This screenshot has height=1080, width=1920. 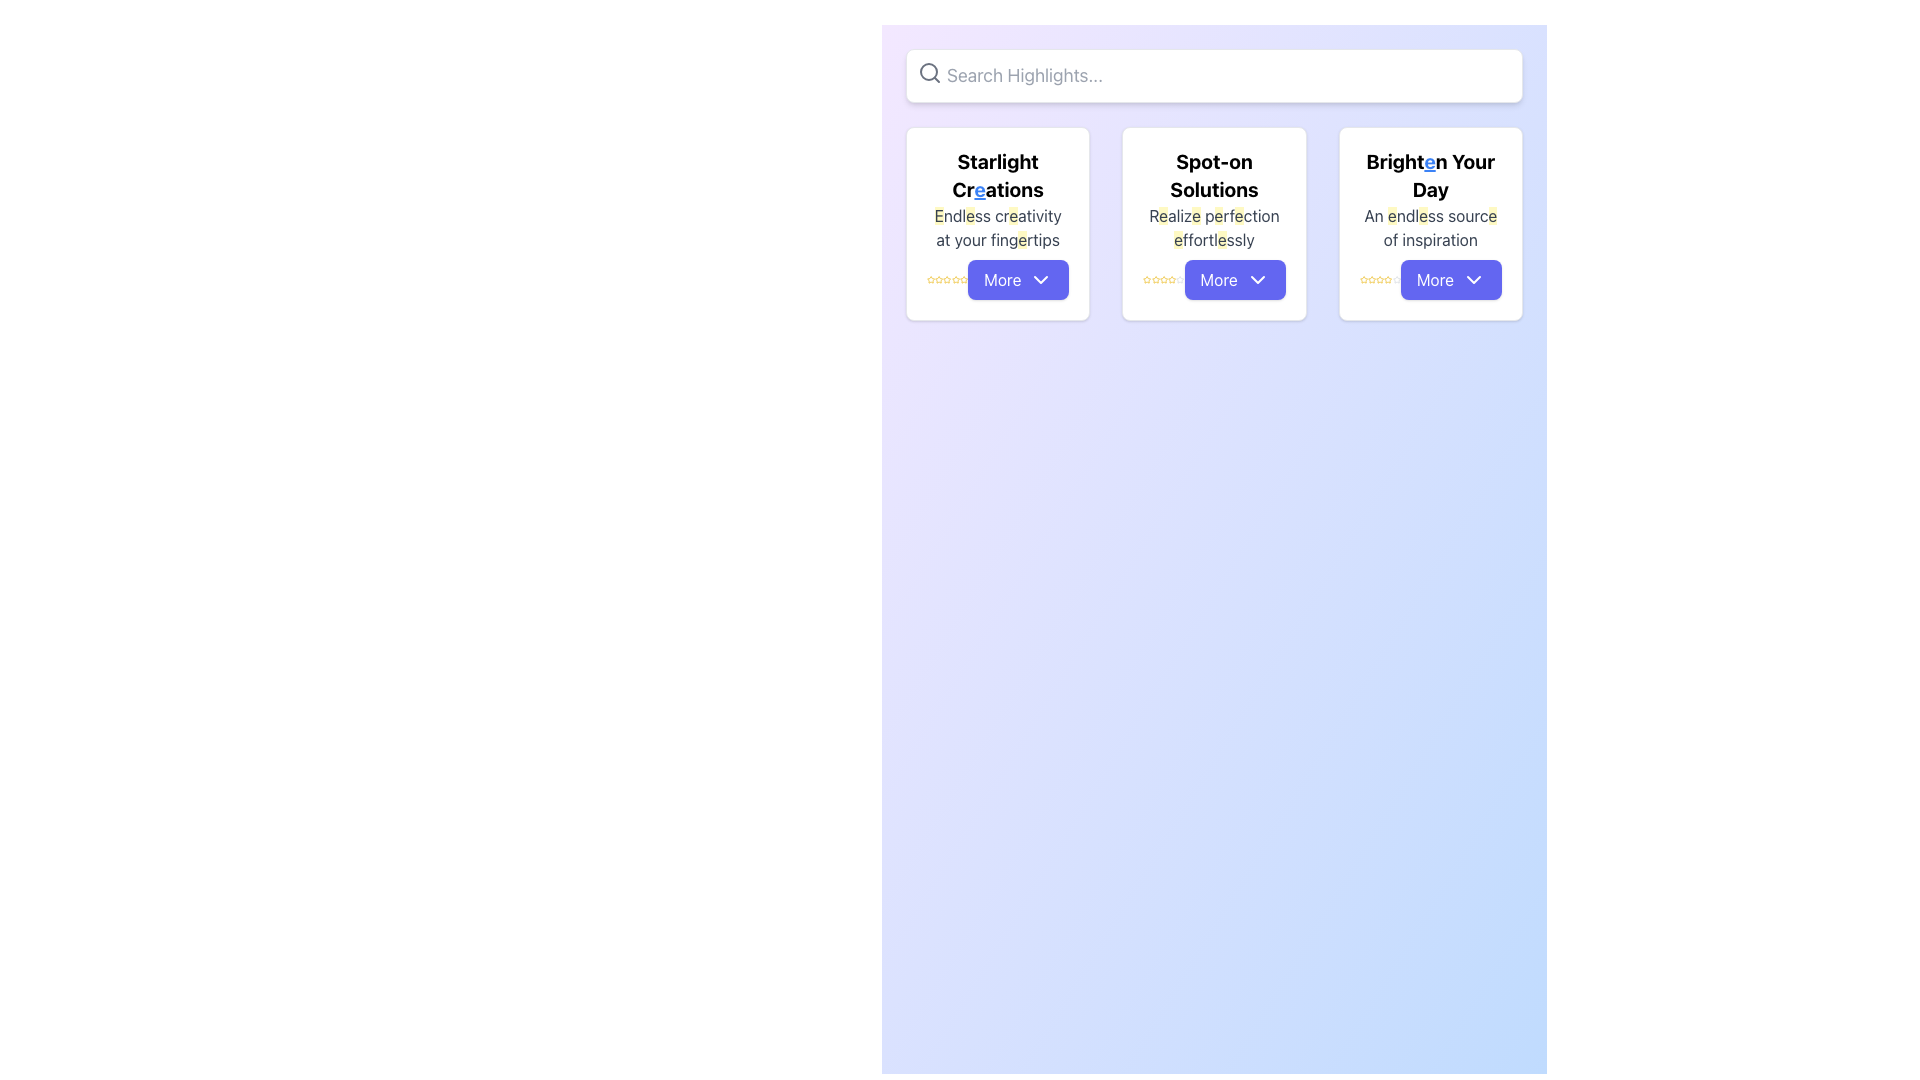 What do you see at coordinates (1155, 280) in the screenshot?
I see `the second star icon in the 5-star rating system, which is yellow and located beneath the 'Spot-on Solutions' description text and above the 'More' button` at bounding box center [1155, 280].